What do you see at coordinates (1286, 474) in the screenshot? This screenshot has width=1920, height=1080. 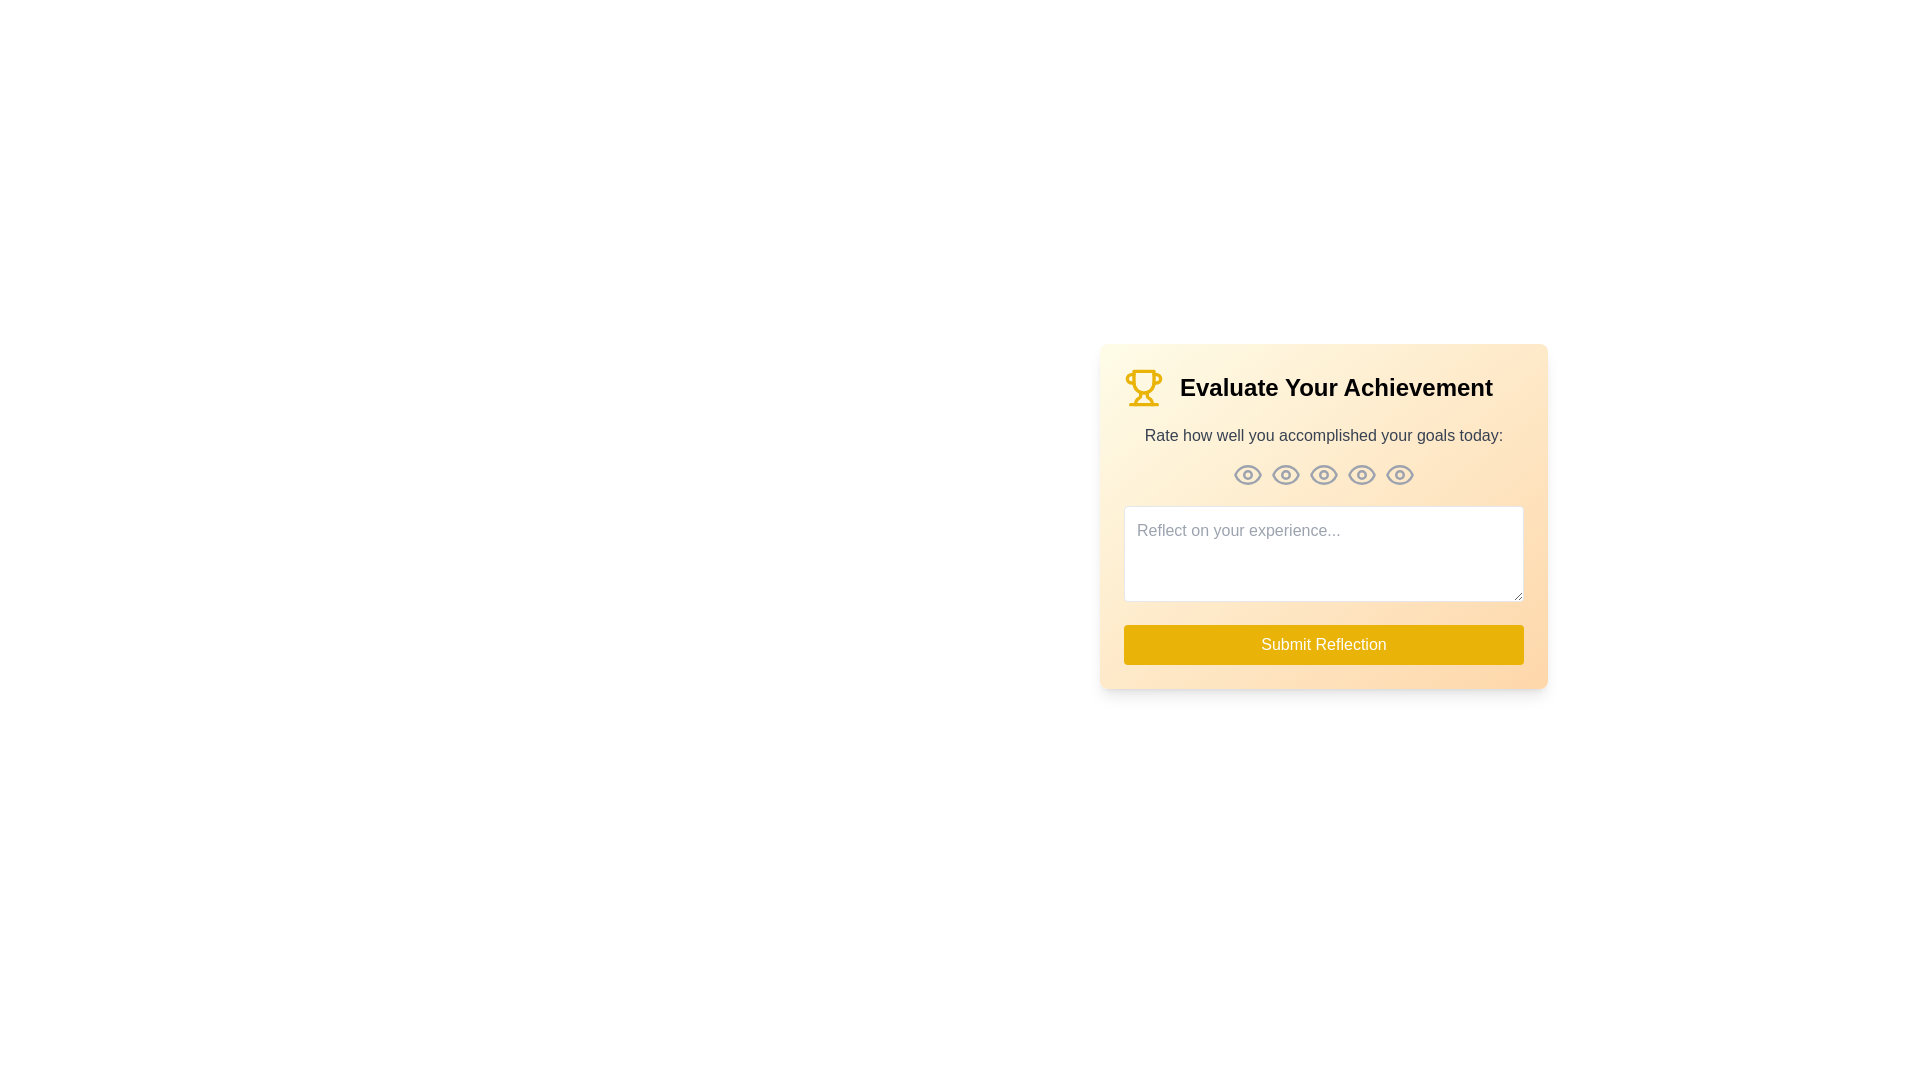 I see `the eye icon corresponding to the rating level 2 to set the rating` at bounding box center [1286, 474].